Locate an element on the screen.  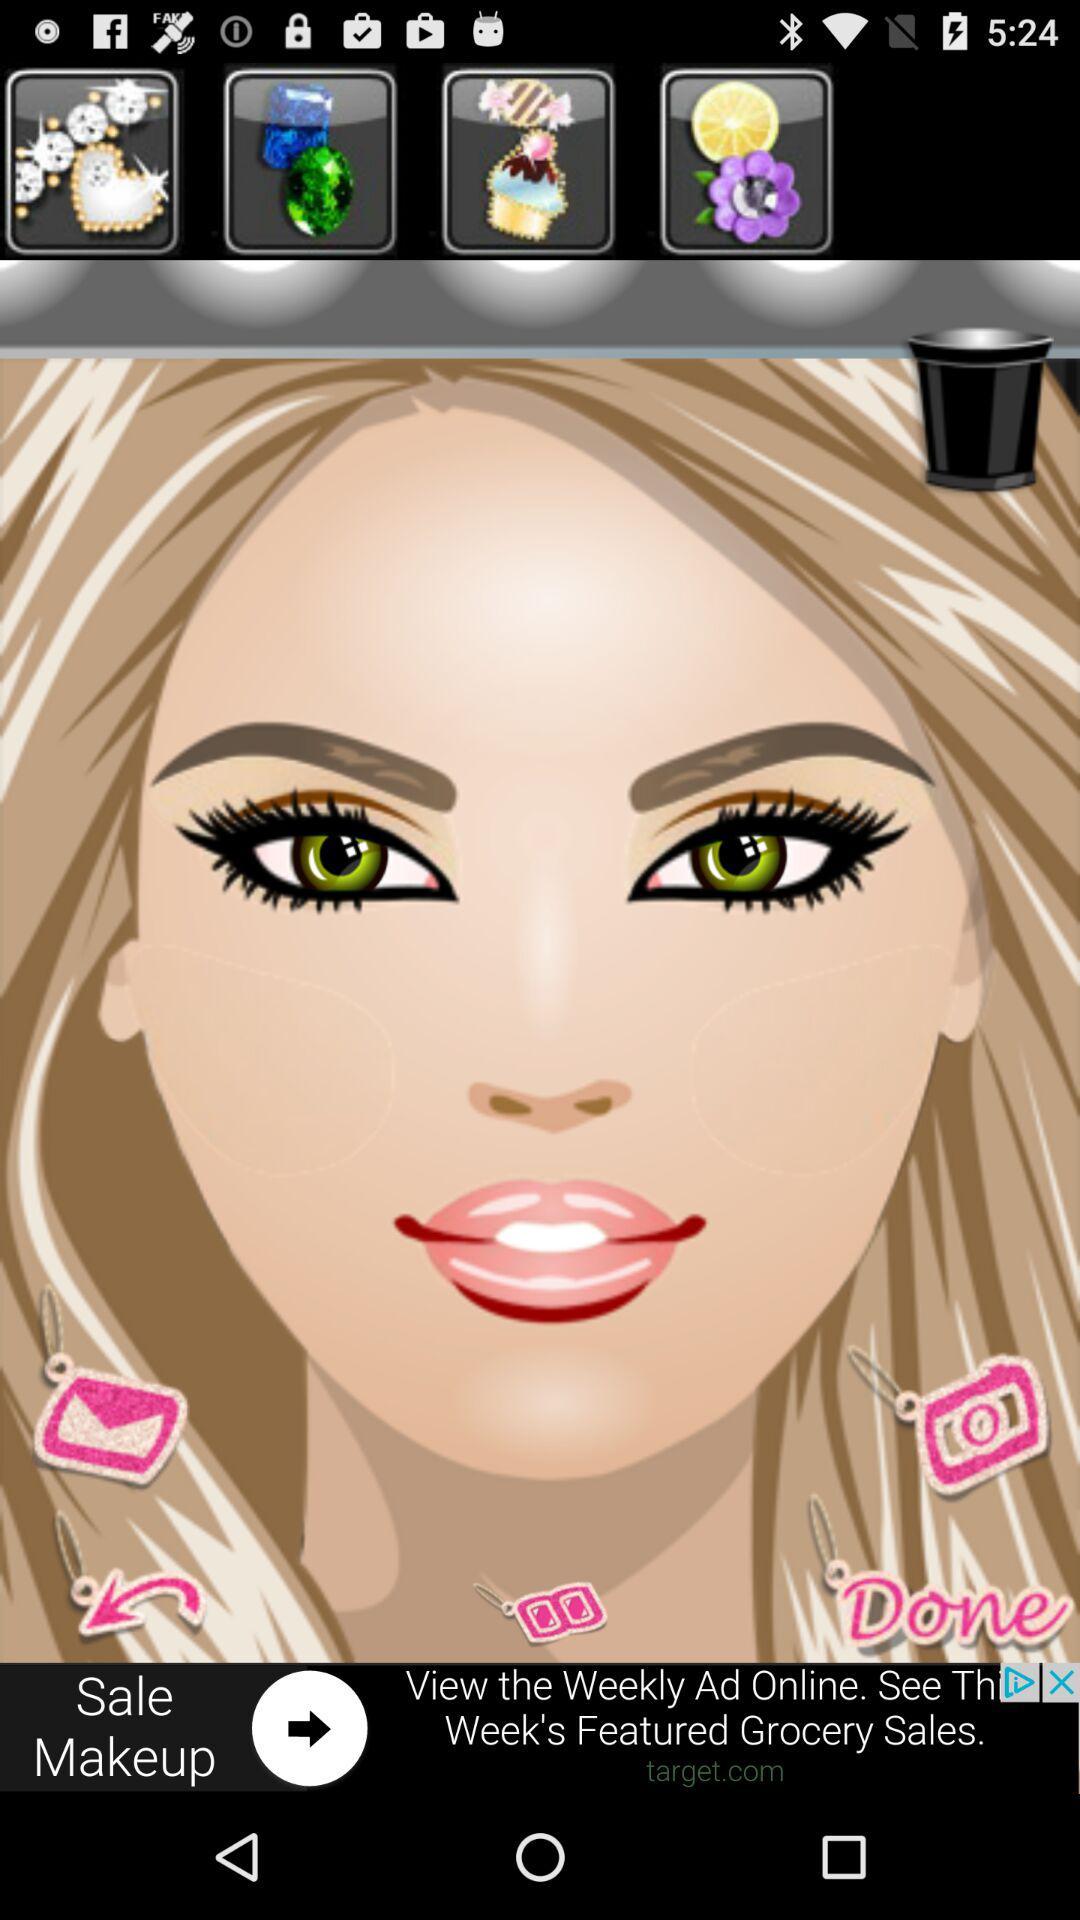
second image at top left corner is located at coordinates (326, 161).